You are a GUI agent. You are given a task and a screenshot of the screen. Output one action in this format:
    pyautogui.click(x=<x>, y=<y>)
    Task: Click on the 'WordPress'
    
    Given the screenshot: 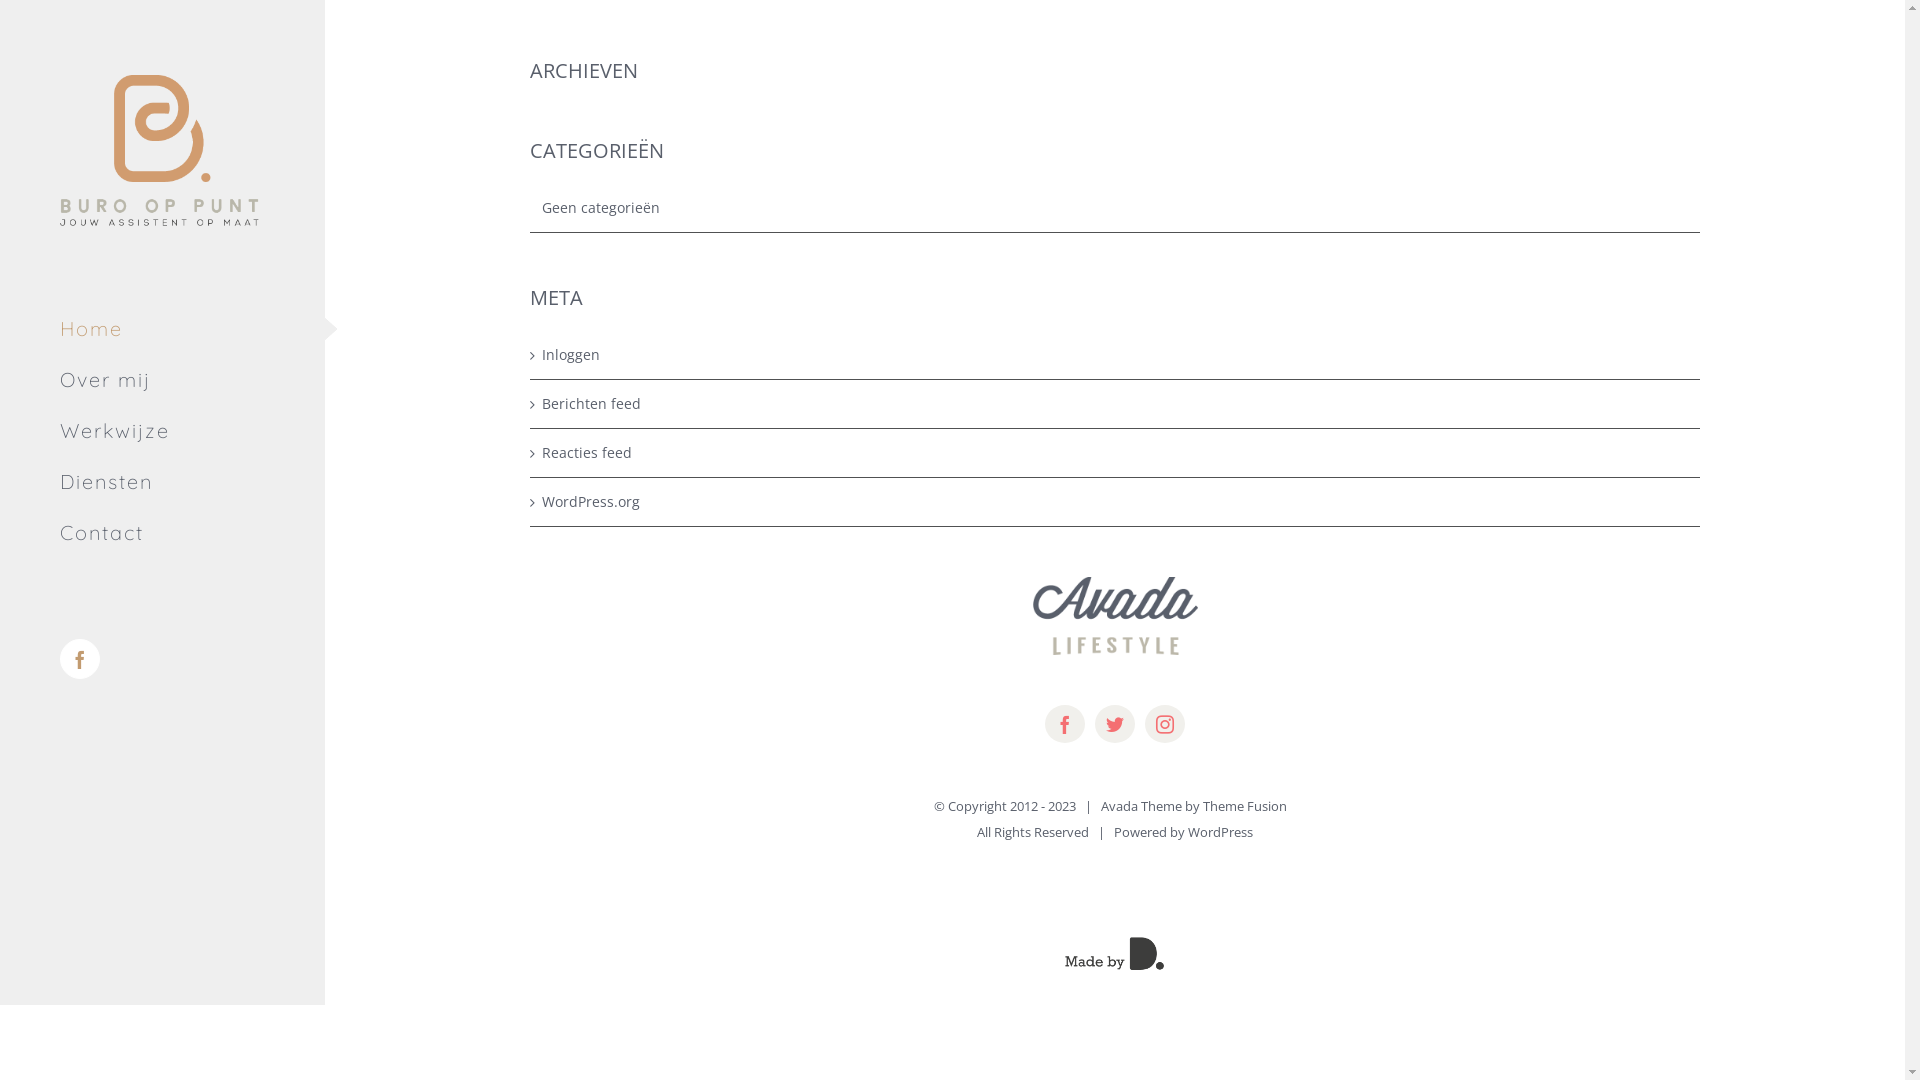 What is the action you would take?
    pyautogui.click(x=1188, y=832)
    